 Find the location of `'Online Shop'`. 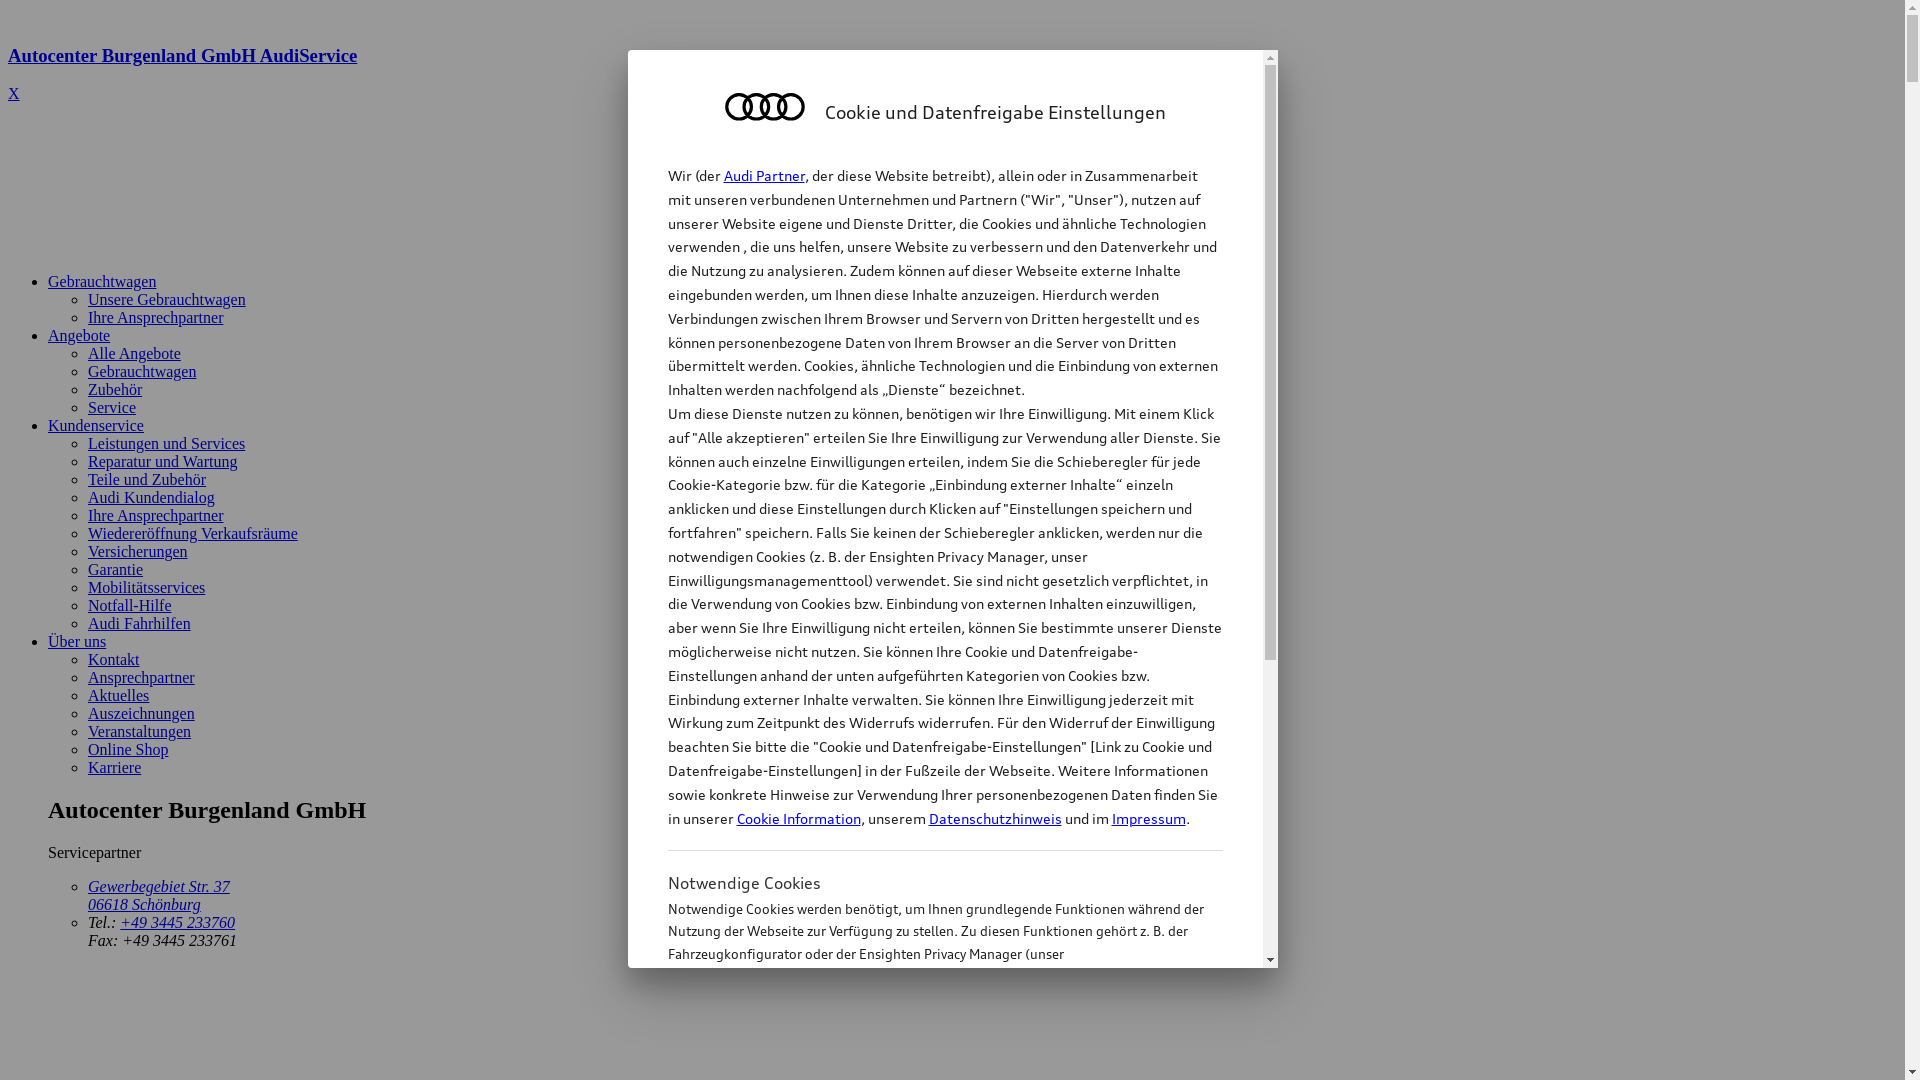

'Online Shop' is located at coordinates (127, 749).